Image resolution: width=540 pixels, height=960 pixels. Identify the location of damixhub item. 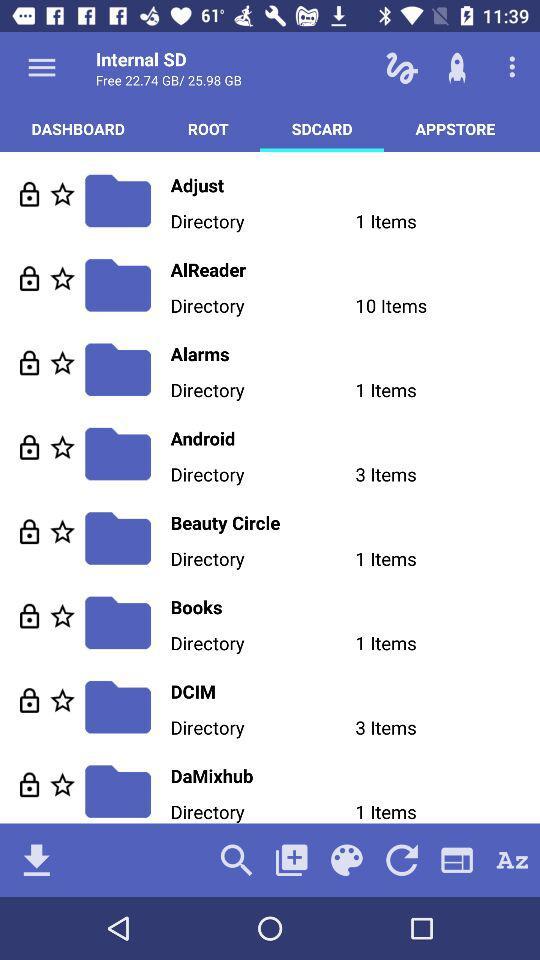
(354, 774).